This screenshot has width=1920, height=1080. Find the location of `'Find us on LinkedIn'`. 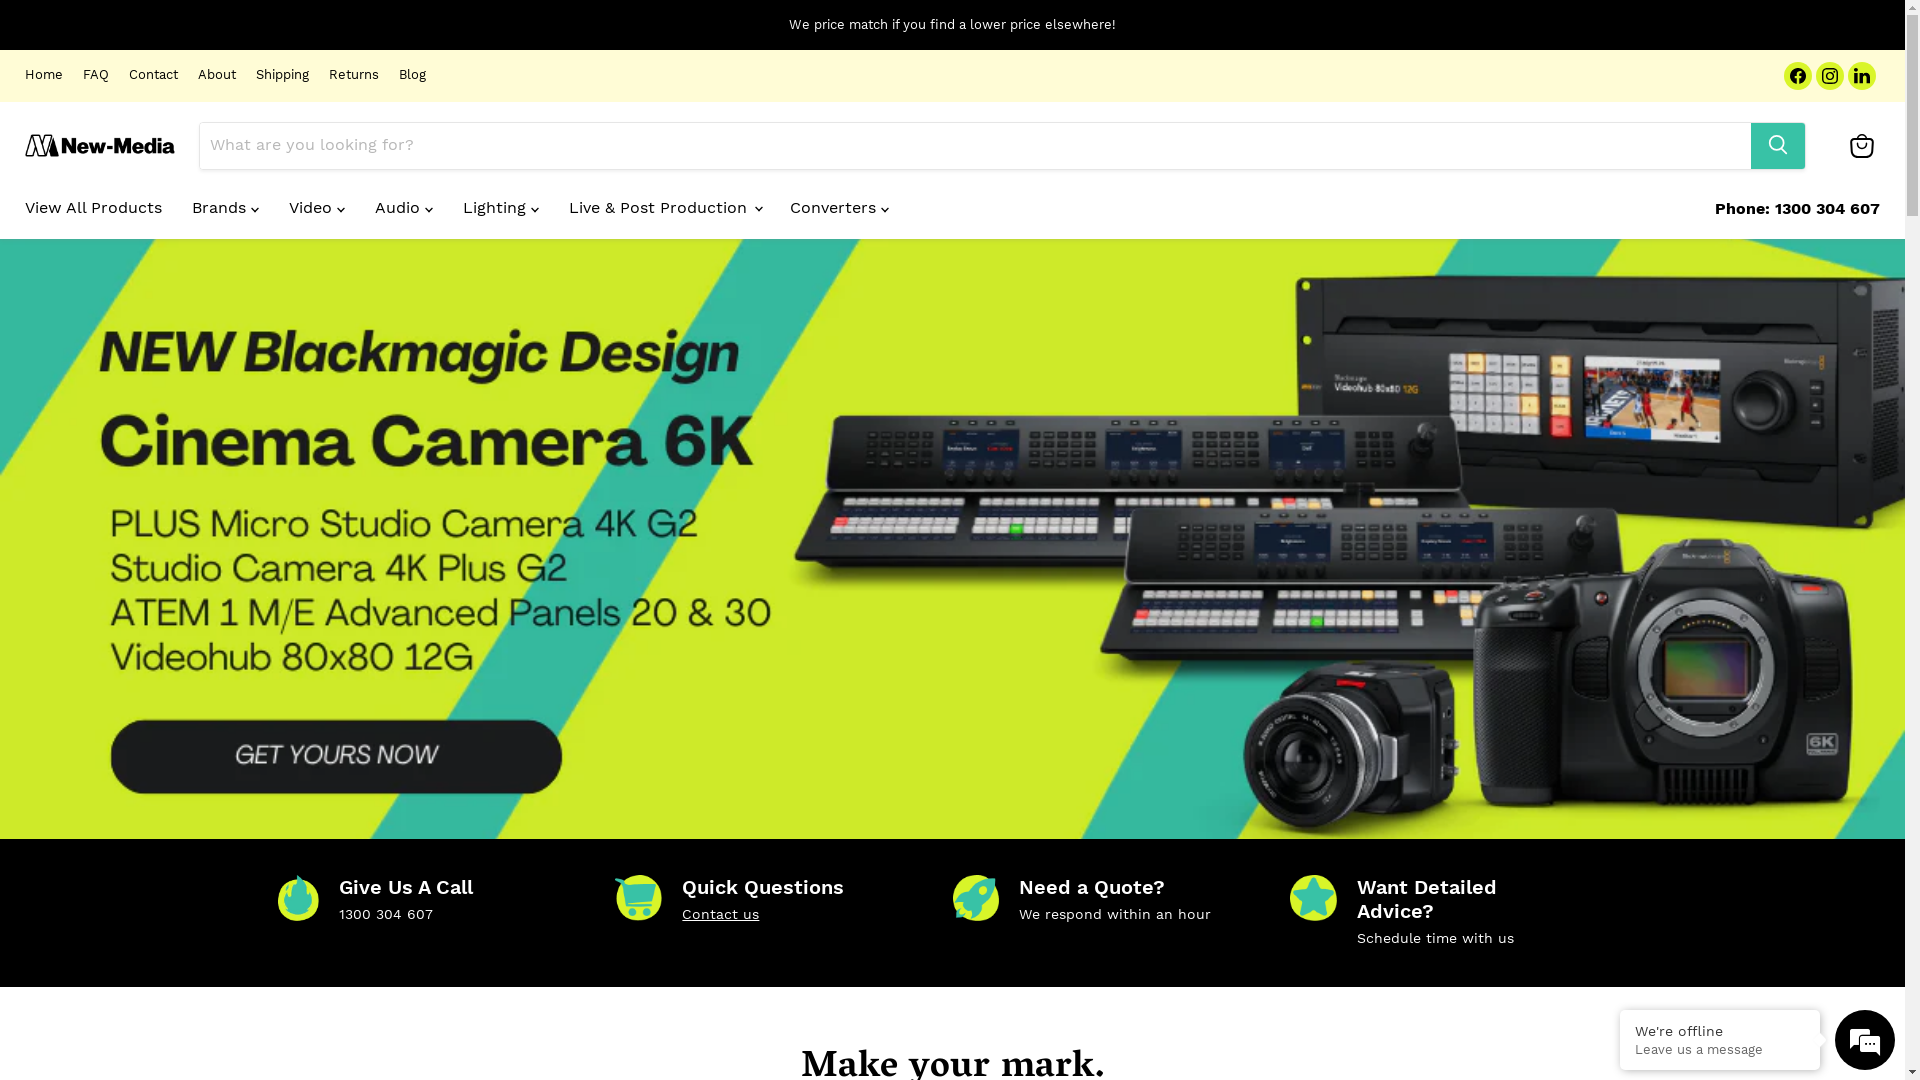

'Find us on LinkedIn' is located at coordinates (1861, 75).